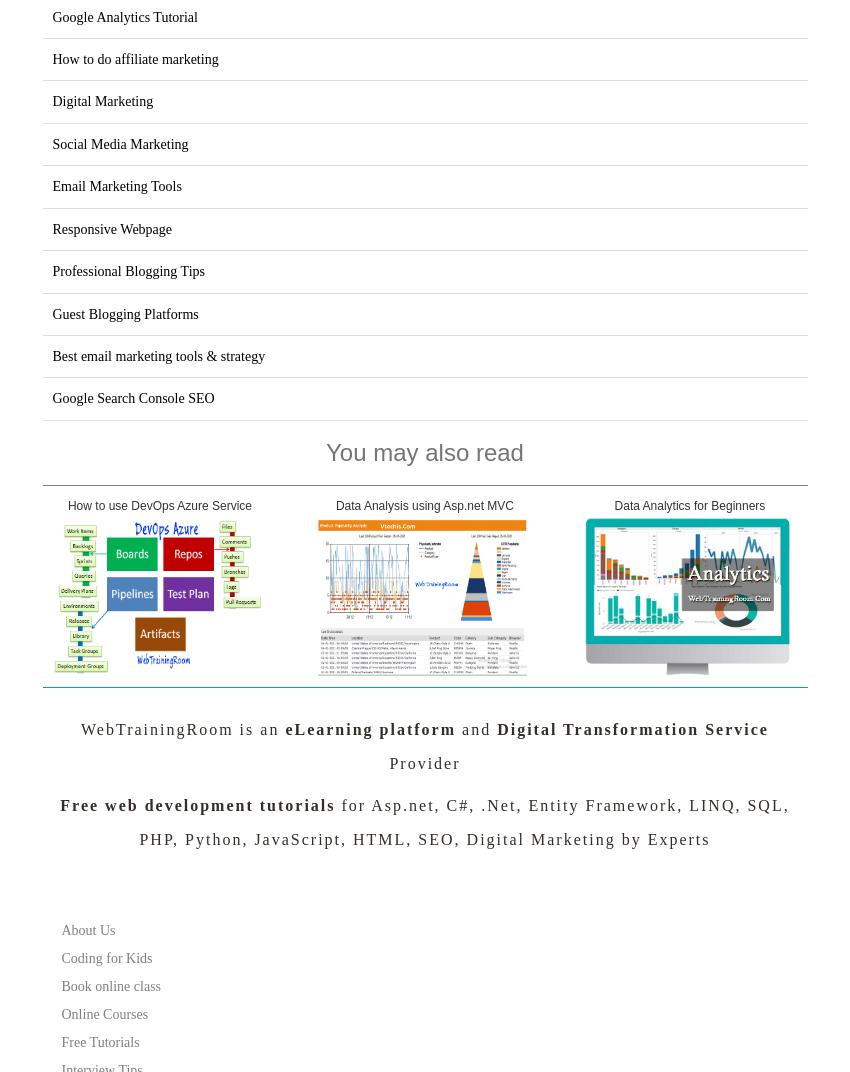 This screenshot has height=1072, width=850. What do you see at coordinates (284, 728) in the screenshot?
I see `'eLearning platform'` at bounding box center [284, 728].